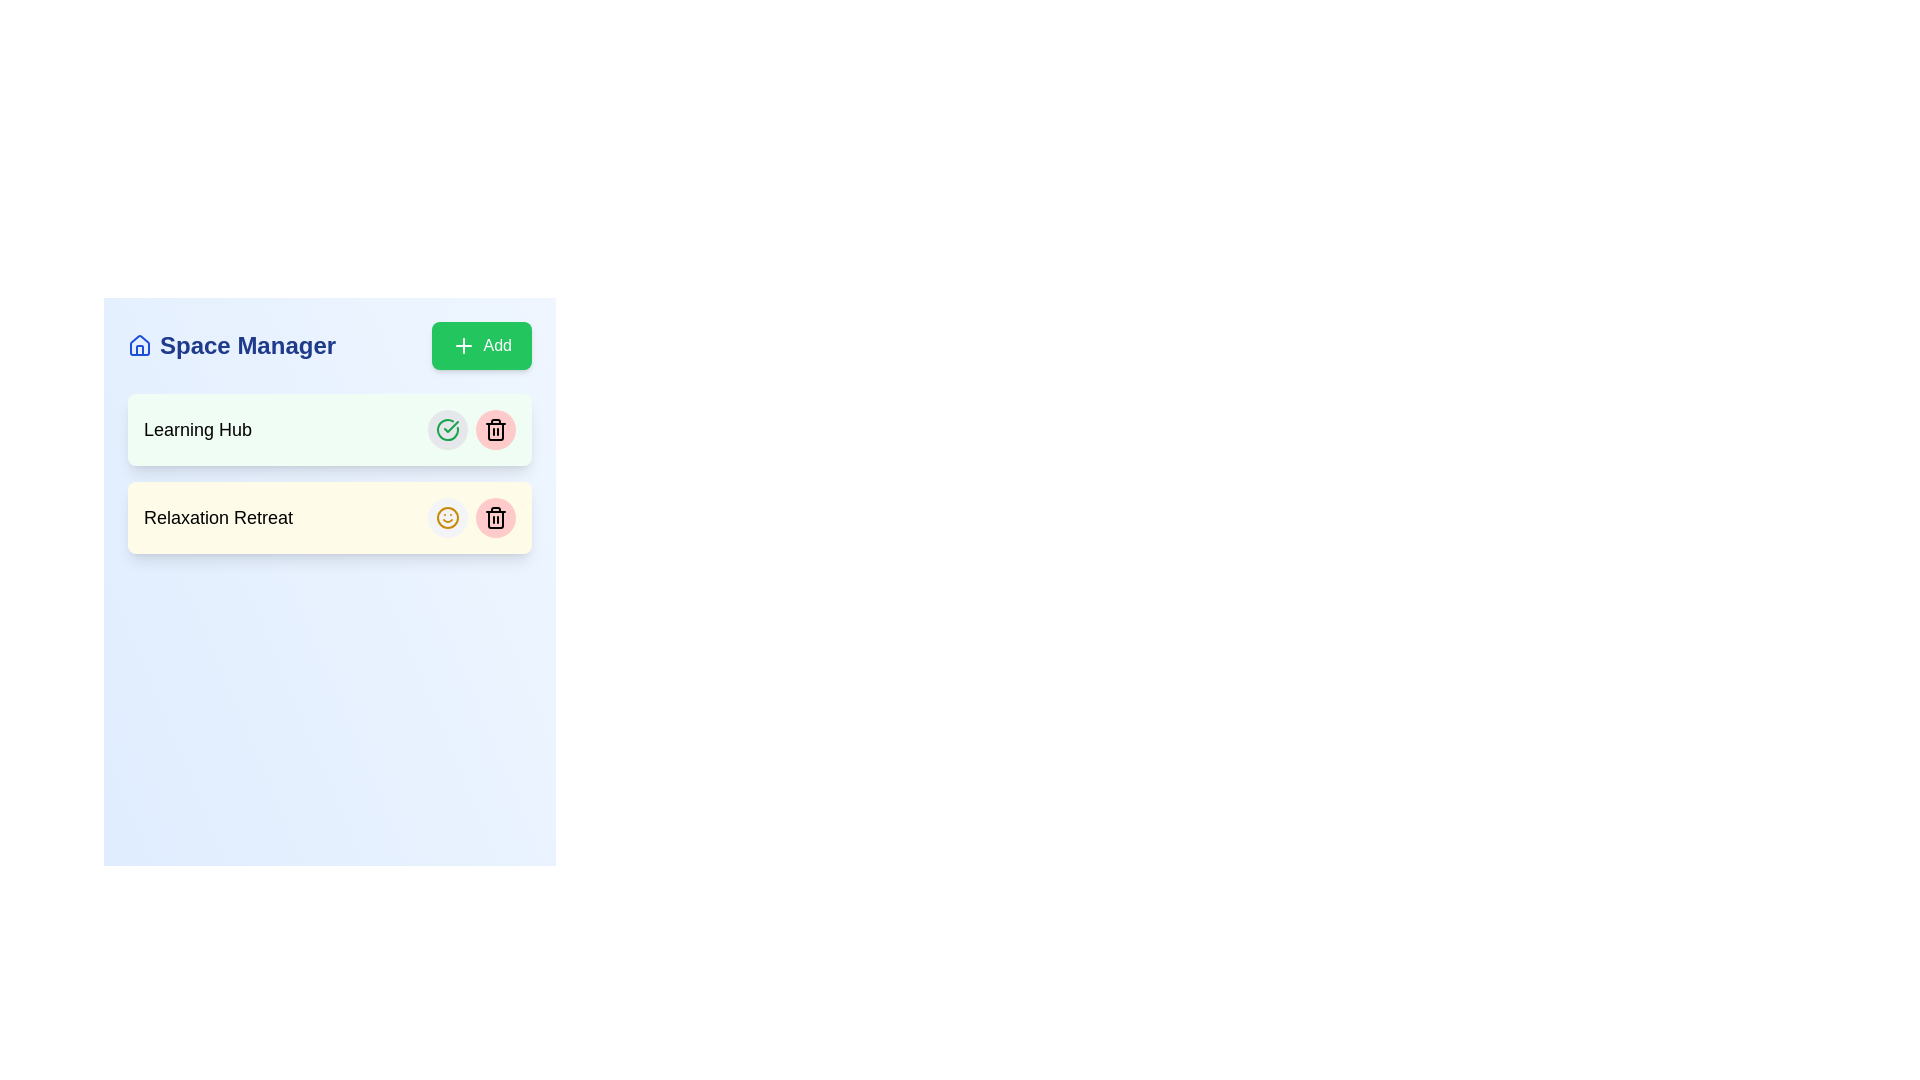 The height and width of the screenshot is (1080, 1920). Describe the element at coordinates (495, 428) in the screenshot. I see `the delete icon located to the right of the 'Learning Hub' text` at that location.